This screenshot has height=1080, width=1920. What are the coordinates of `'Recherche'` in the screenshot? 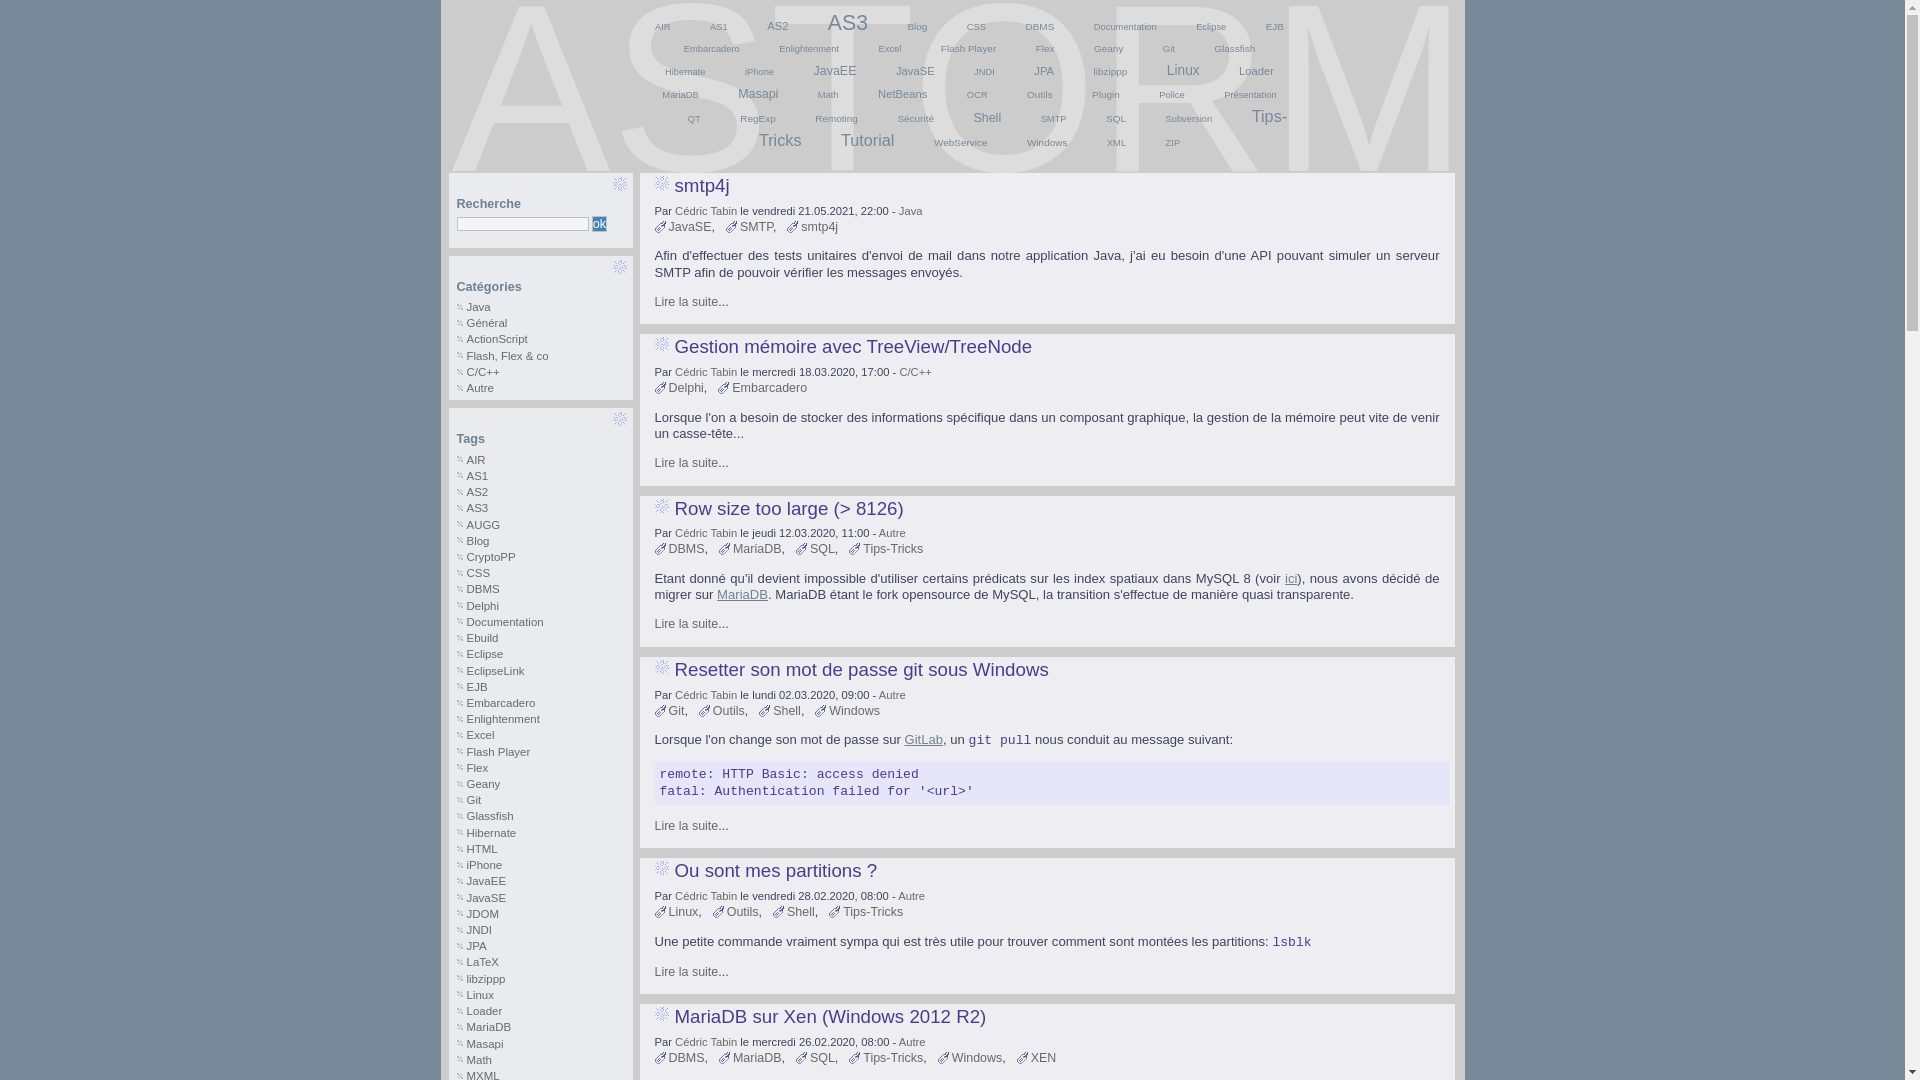 It's located at (598, 223).